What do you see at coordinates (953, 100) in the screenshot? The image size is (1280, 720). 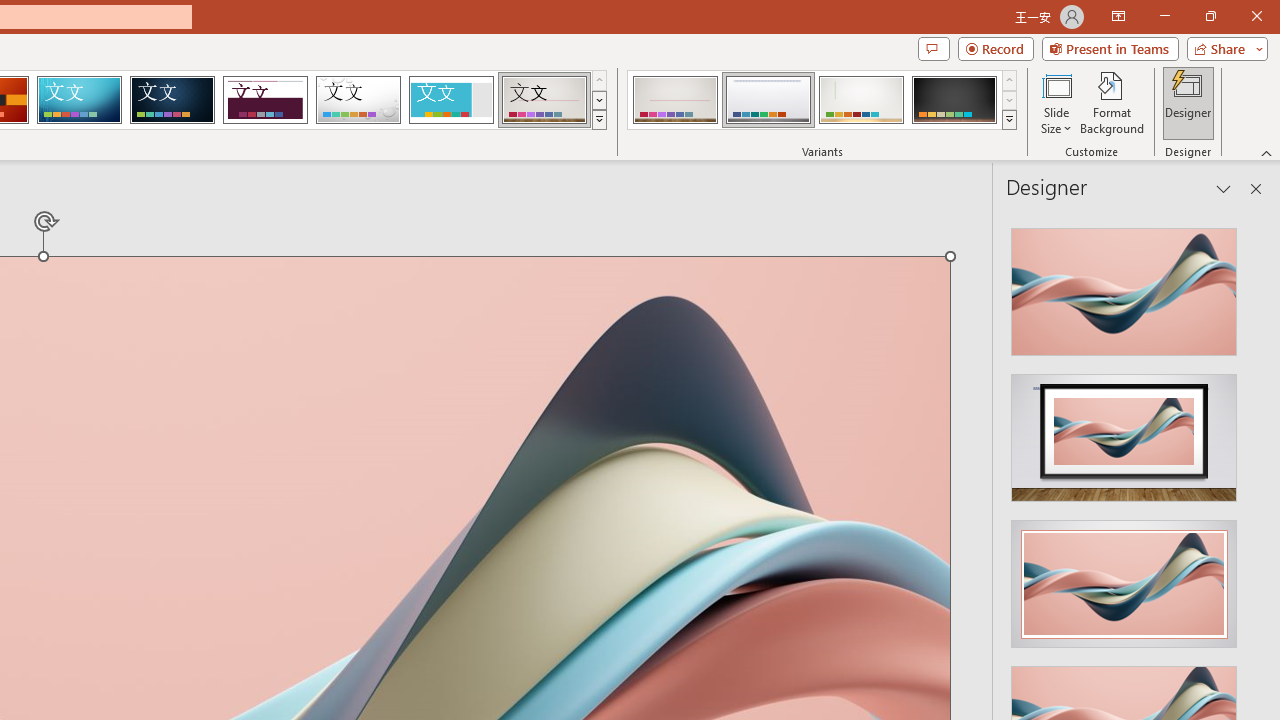 I see `'Gallery Variant 4'` at bounding box center [953, 100].